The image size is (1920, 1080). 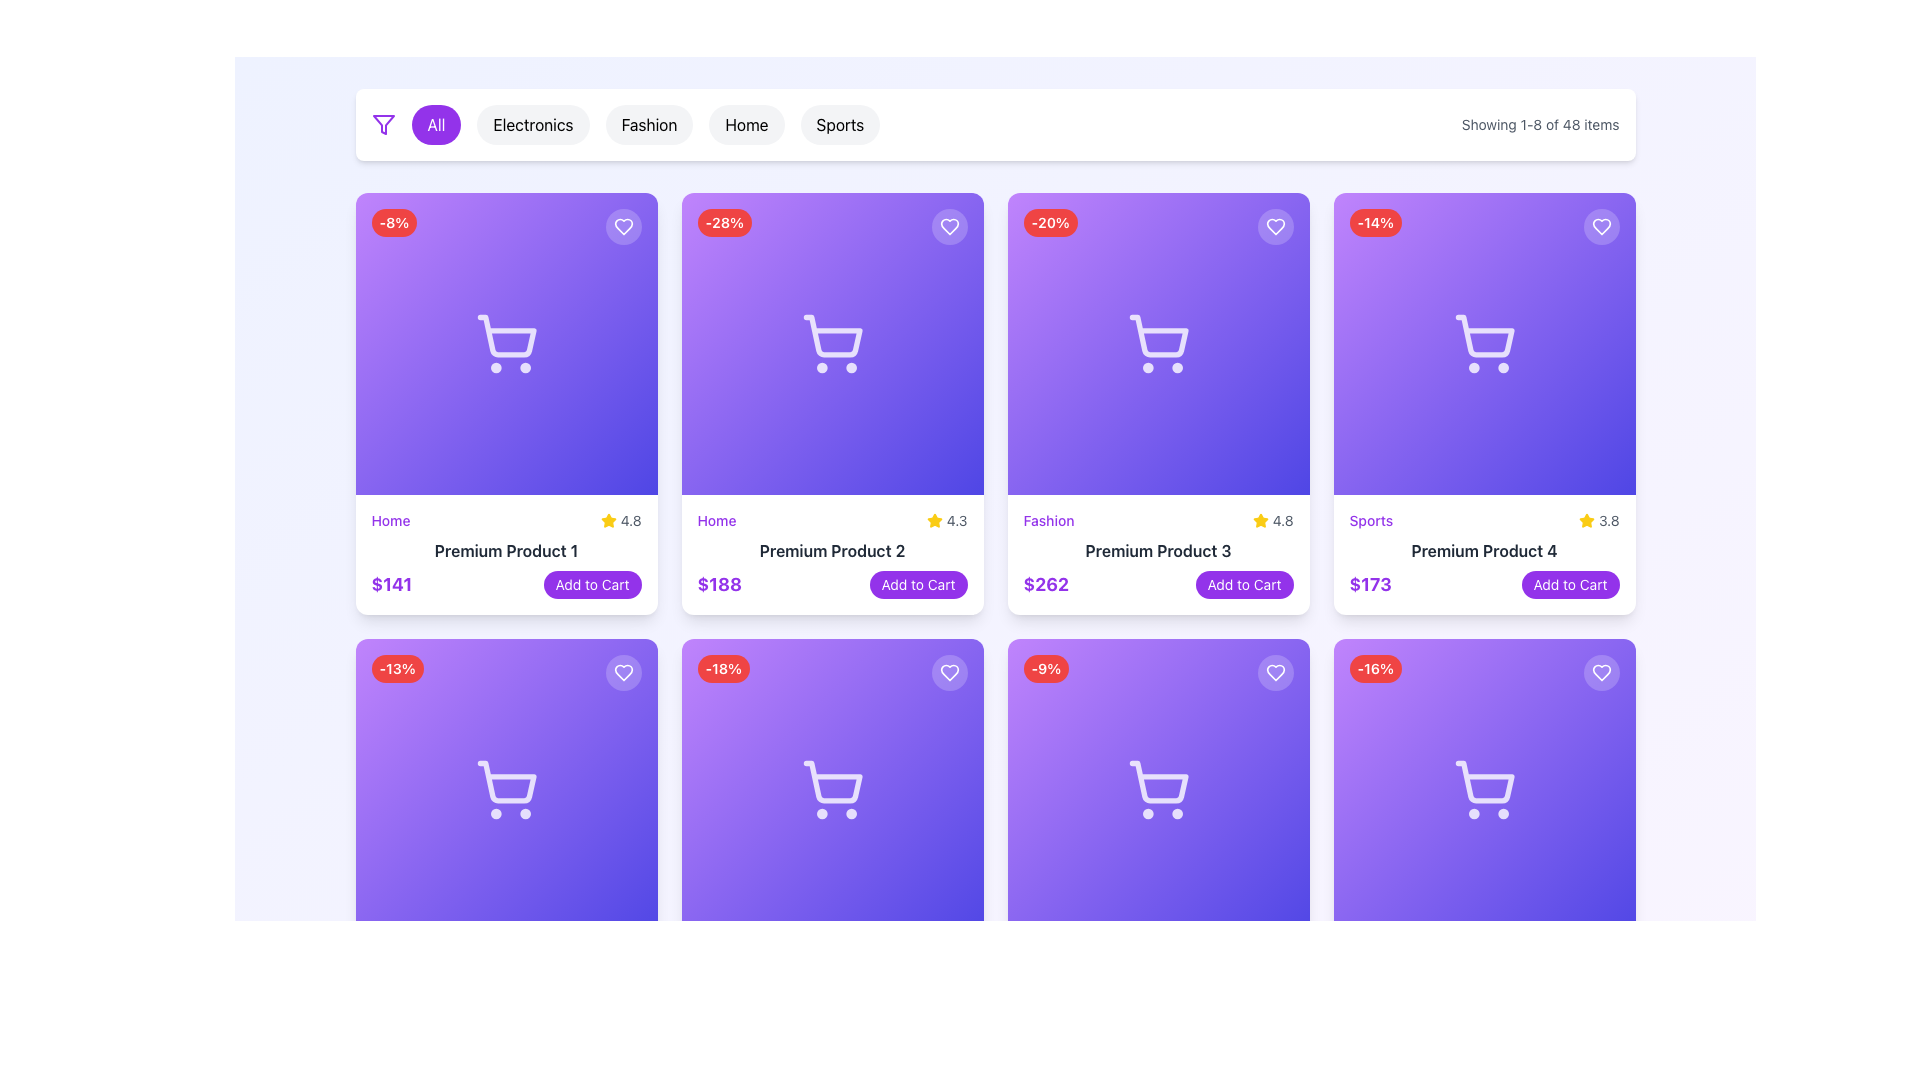 I want to click on the vector graphic component representing the basket area of the shopping cart icon located in the second row and second column of the grid layout, so click(x=832, y=781).